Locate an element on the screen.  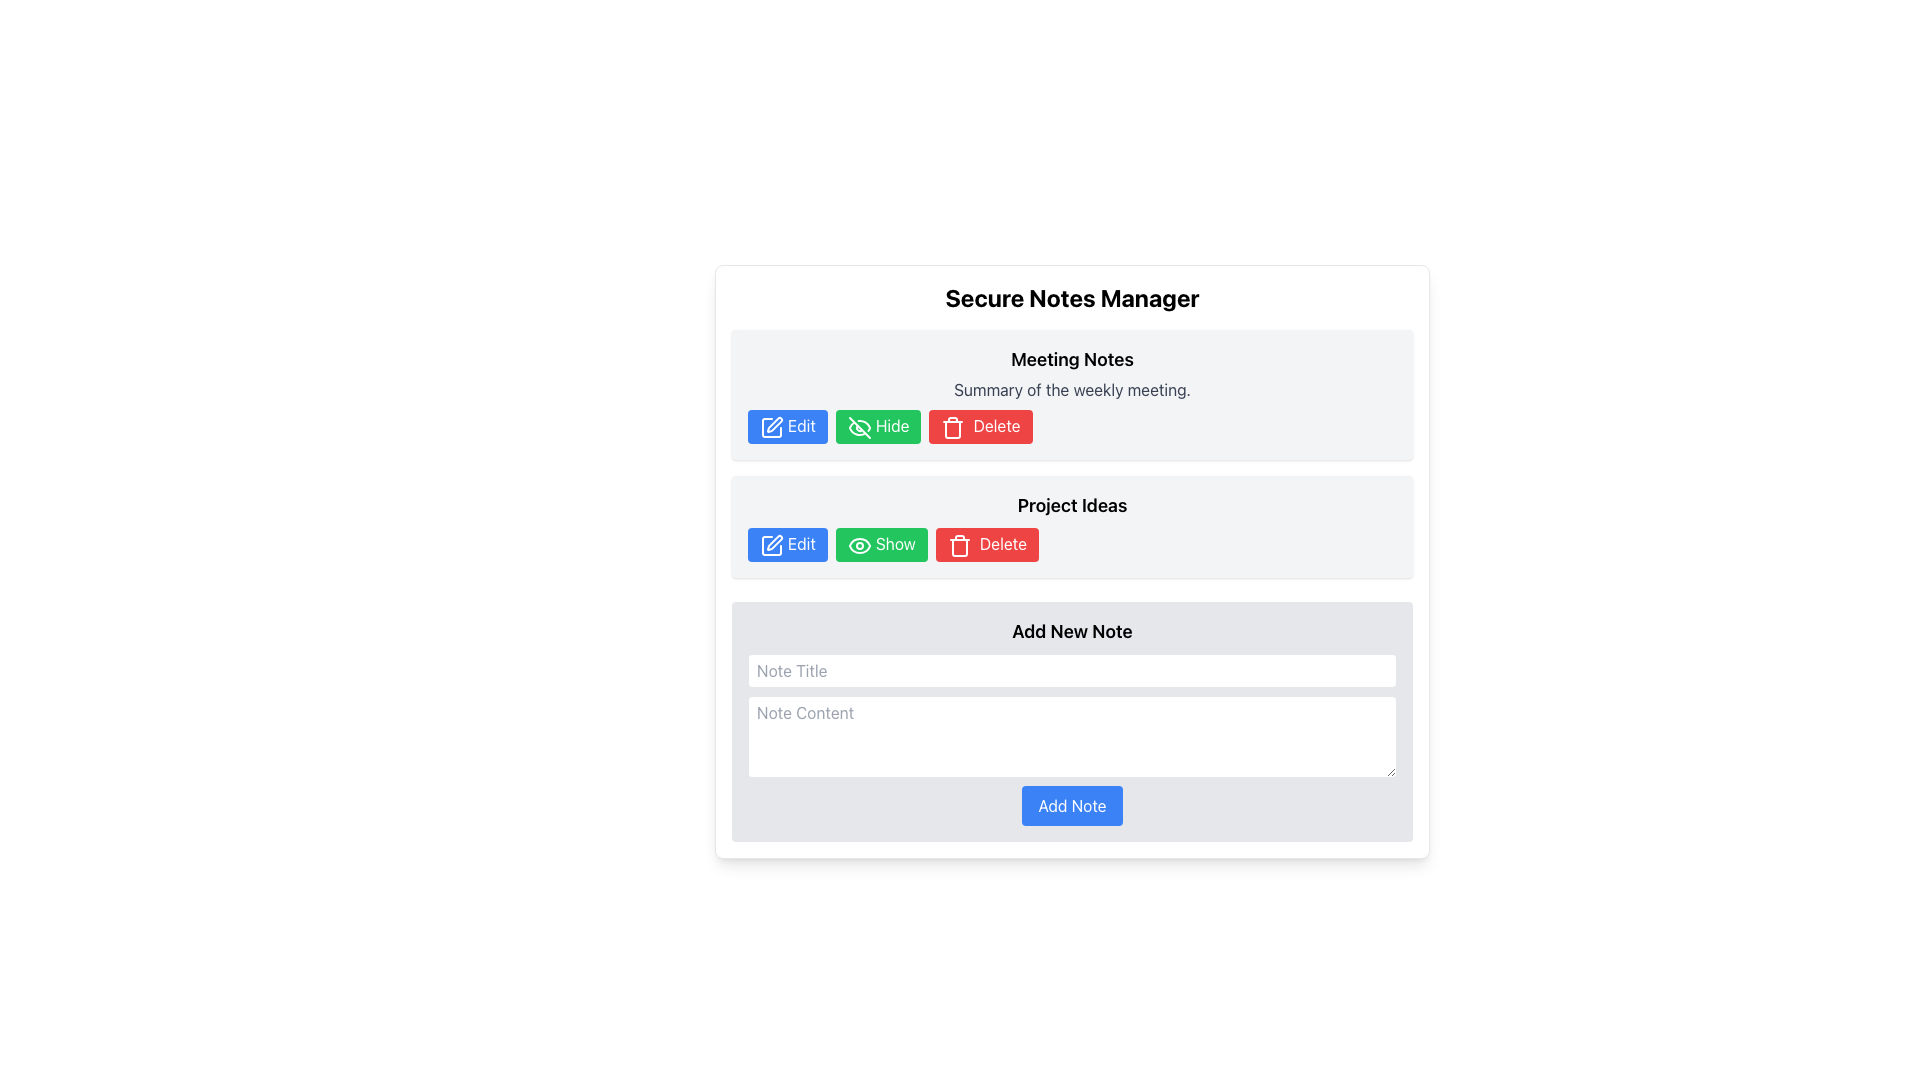
the first button in the horizontal row below the 'Meeting Notes' section in the 'Secure Notes Manager' interface is located at coordinates (786, 425).